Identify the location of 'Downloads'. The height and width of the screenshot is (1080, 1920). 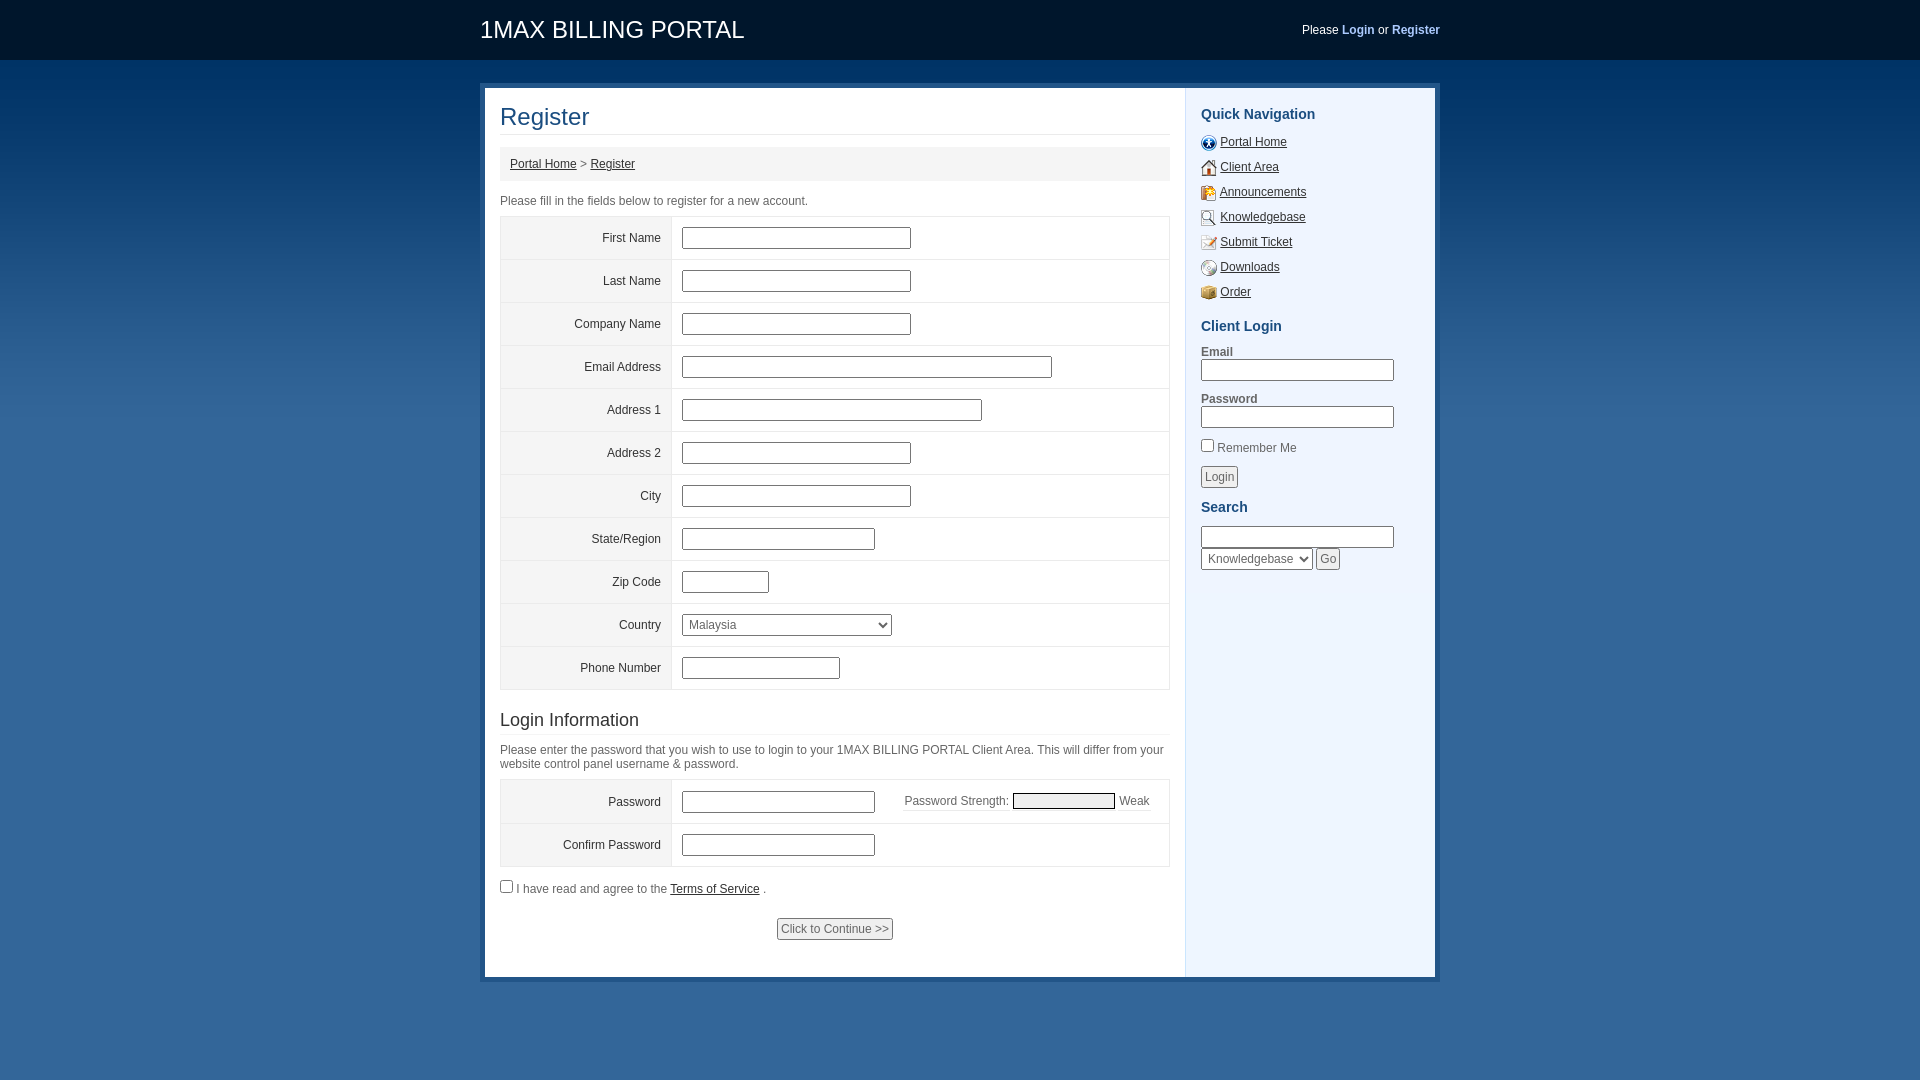
(1218, 265).